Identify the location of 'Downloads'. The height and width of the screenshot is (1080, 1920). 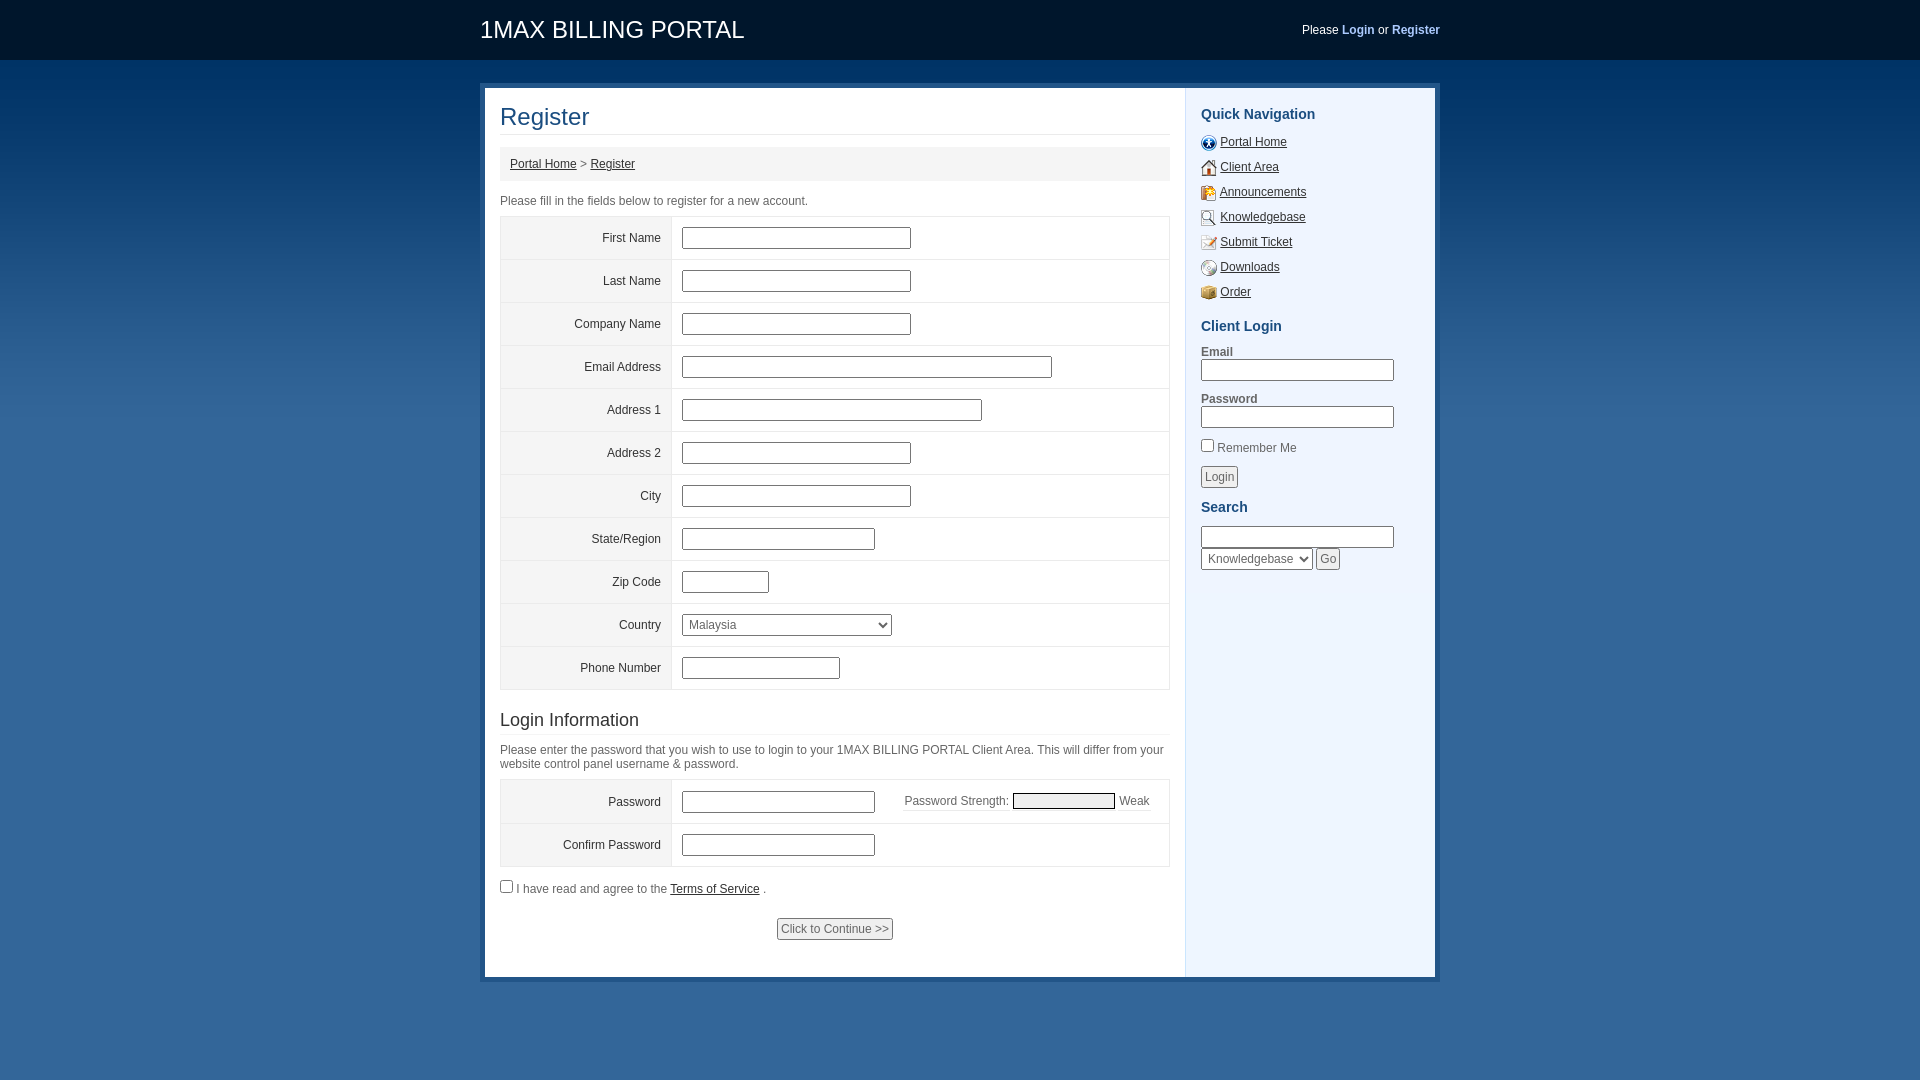
(1218, 265).